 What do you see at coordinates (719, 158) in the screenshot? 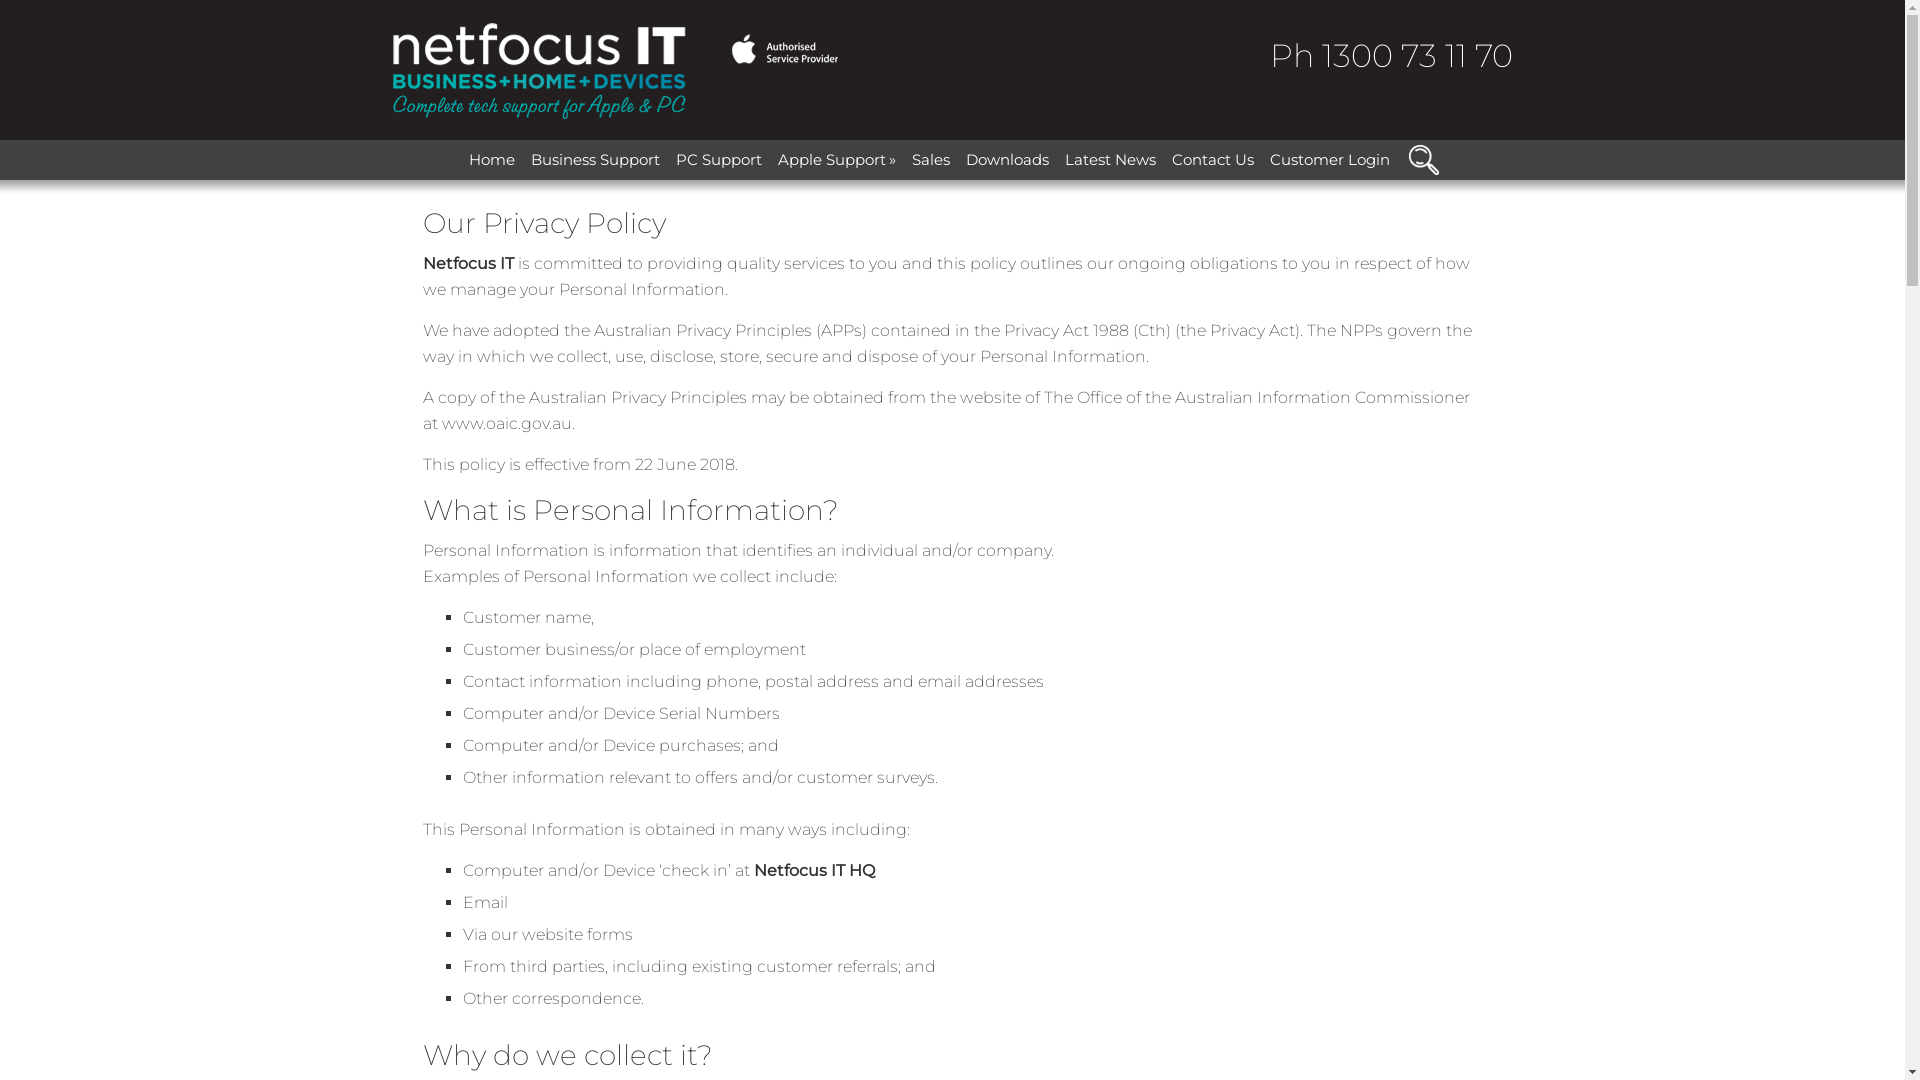
I see `'PC Support'` at bounding box center [719, 158].